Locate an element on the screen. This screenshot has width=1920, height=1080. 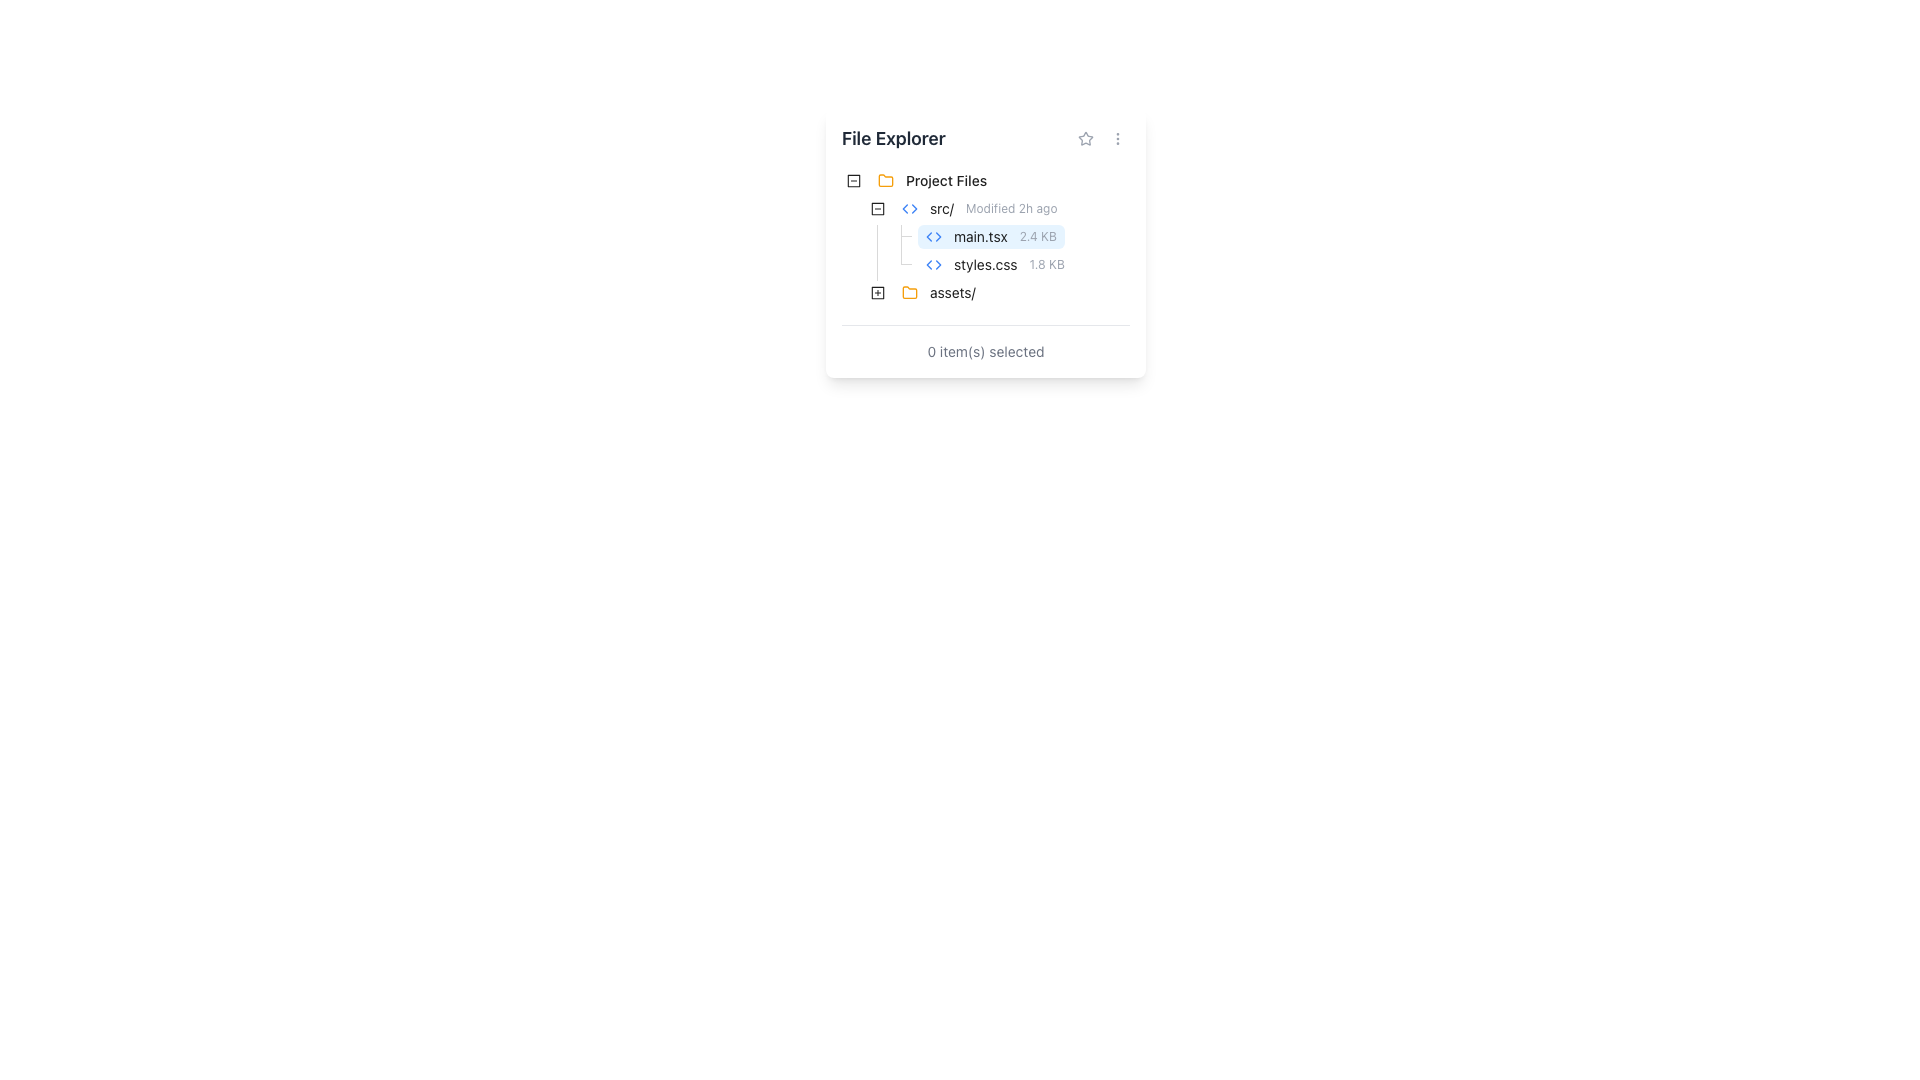
the square icon button located in the left panel of the 'File Explorer' interface, positioned near the 'assets/' folder, to interact with it is located at coordinates (878, 293).